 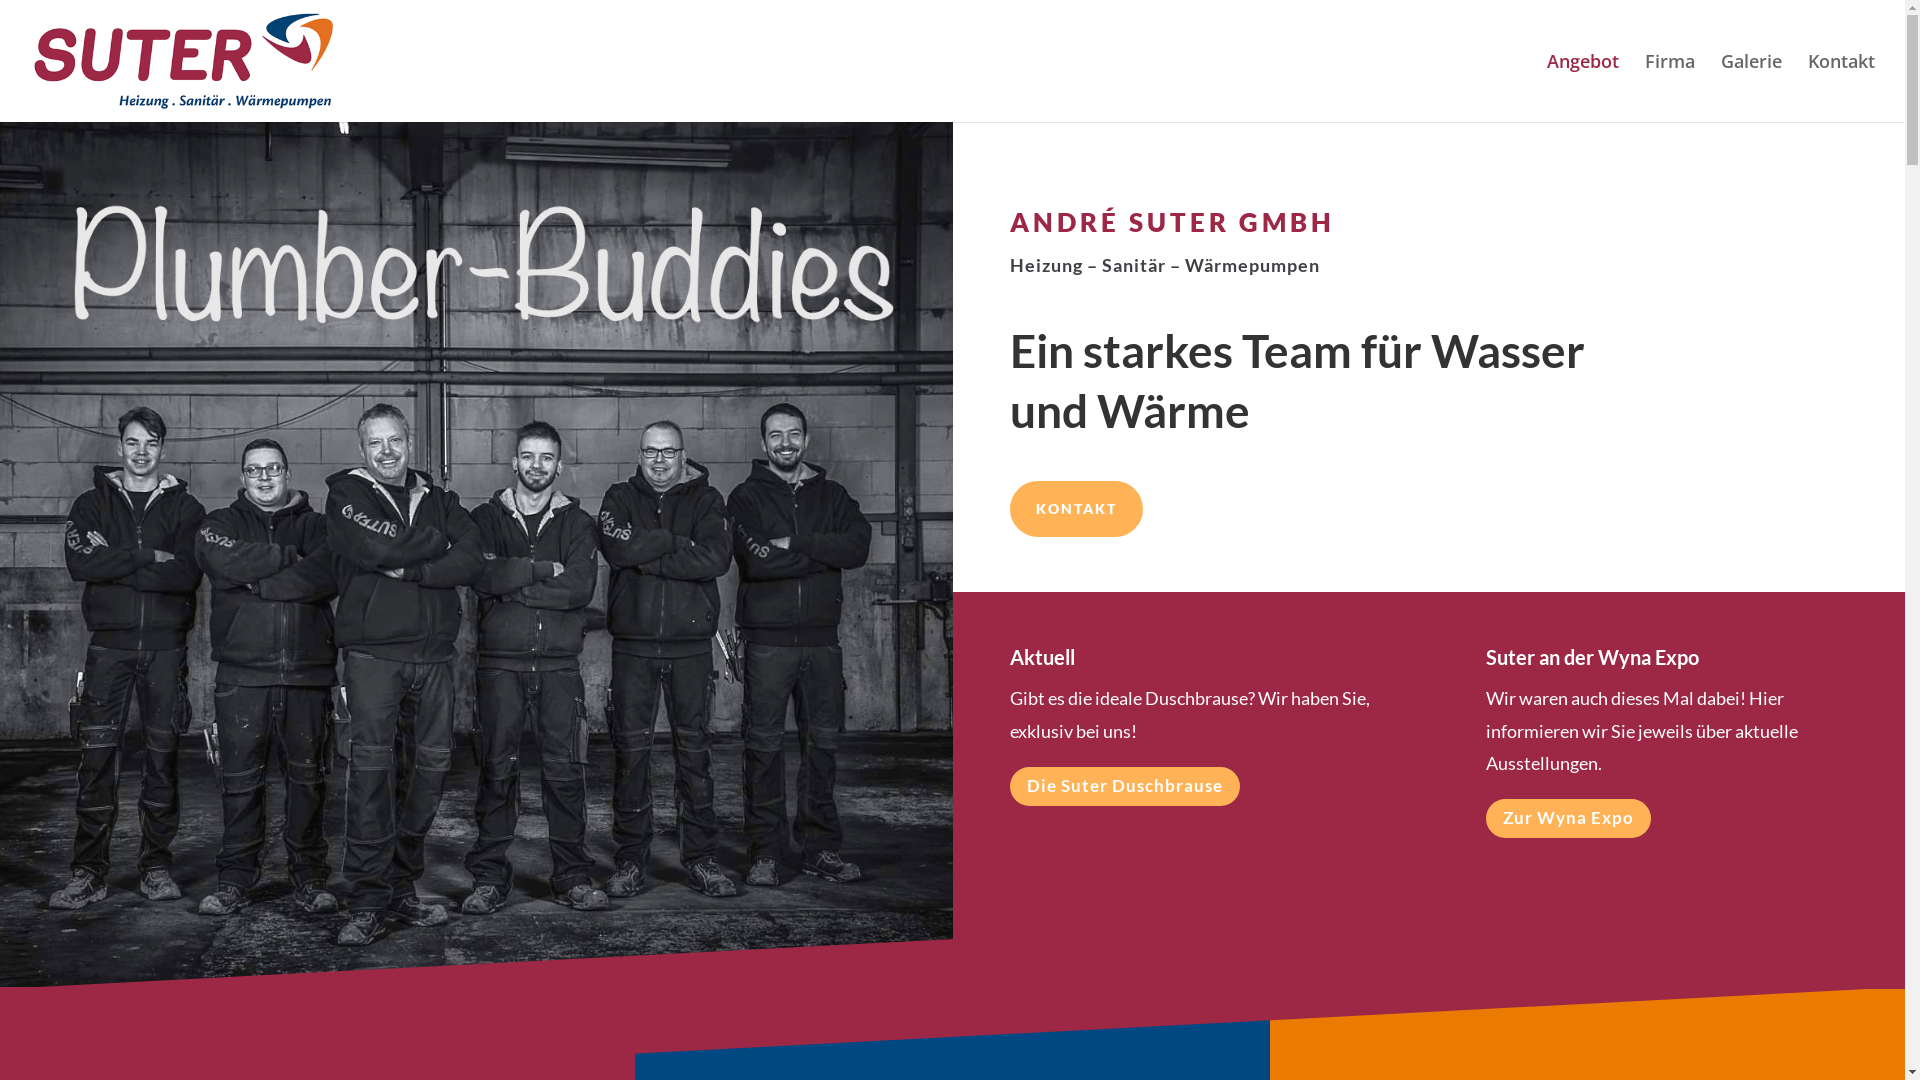 I want to click on 'Zur Wyna Expo', so click(x=1567, y=818).